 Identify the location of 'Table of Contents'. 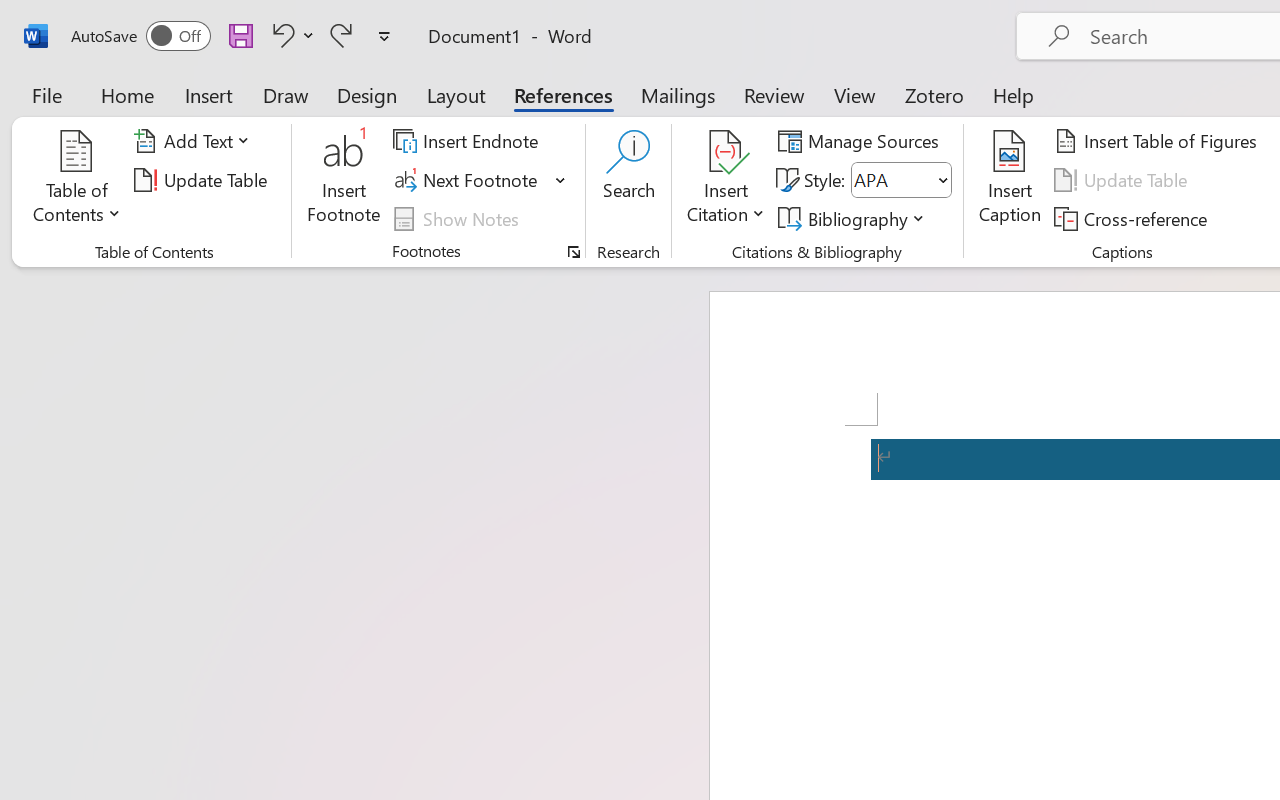
(77, 179).